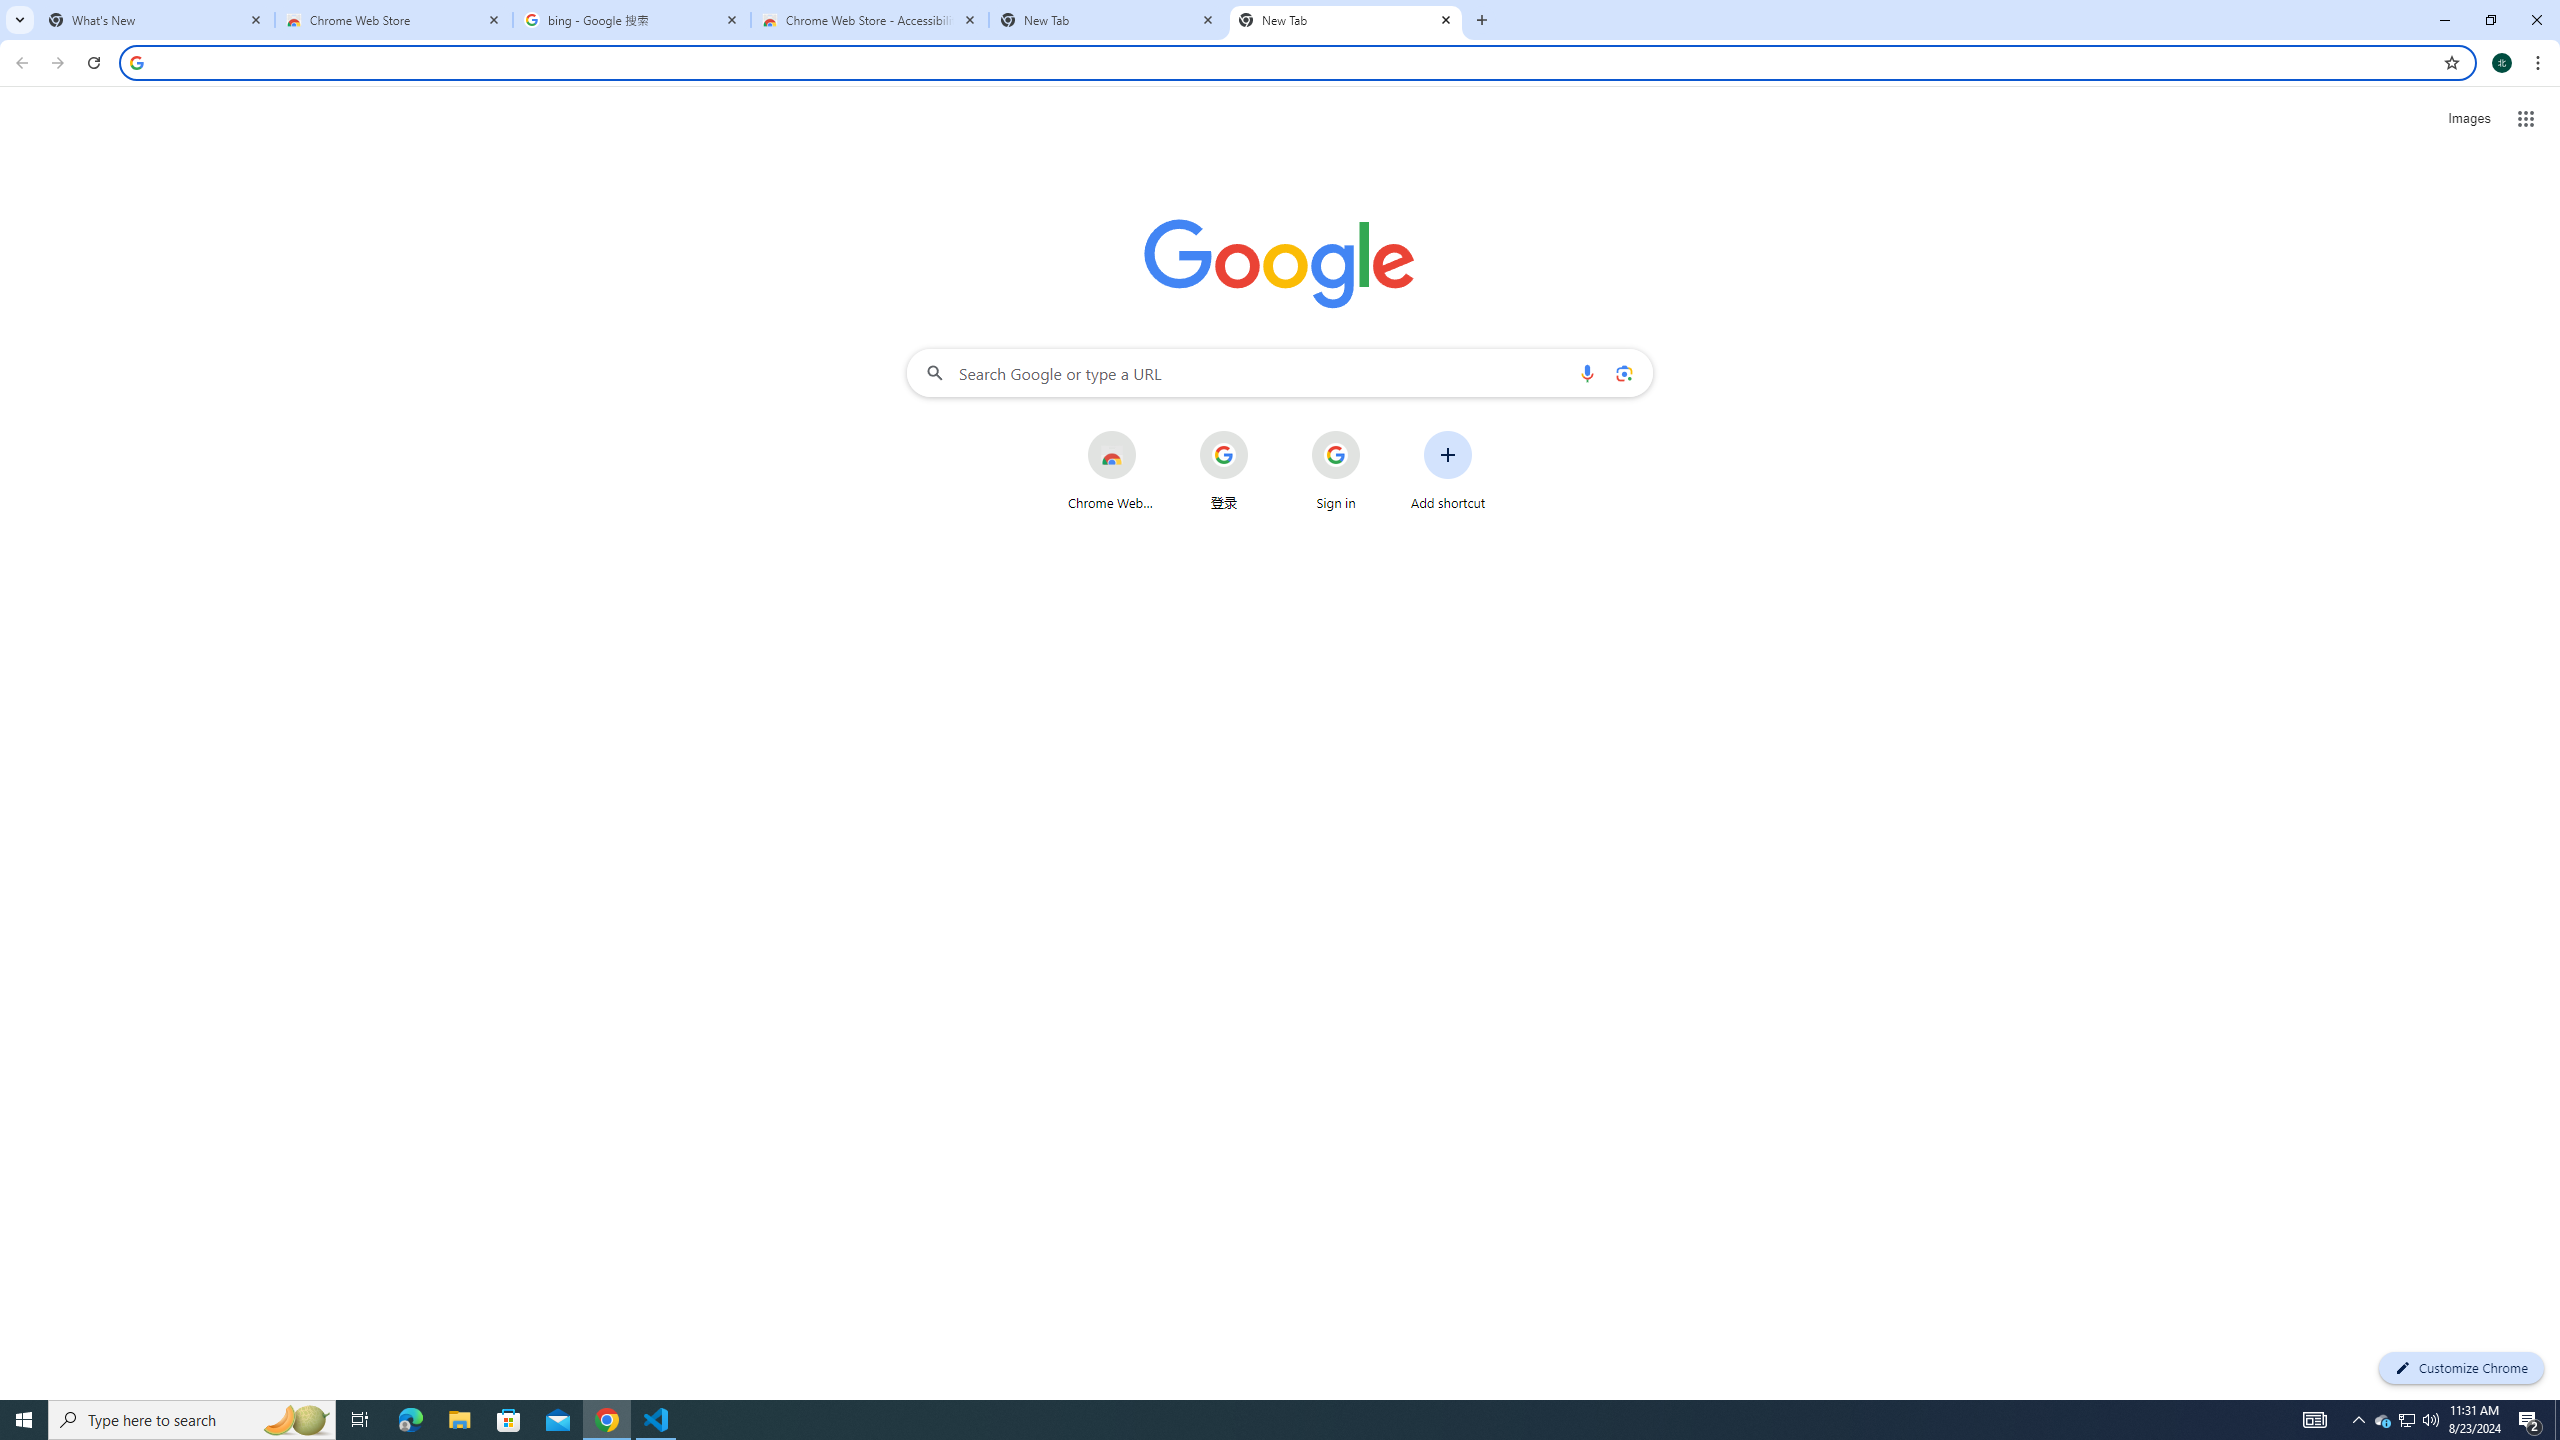 The height and width of the screenshot is (1440, 2560). I want to click on 'Chrome Web Store - Accessibility', so click(869, 19).